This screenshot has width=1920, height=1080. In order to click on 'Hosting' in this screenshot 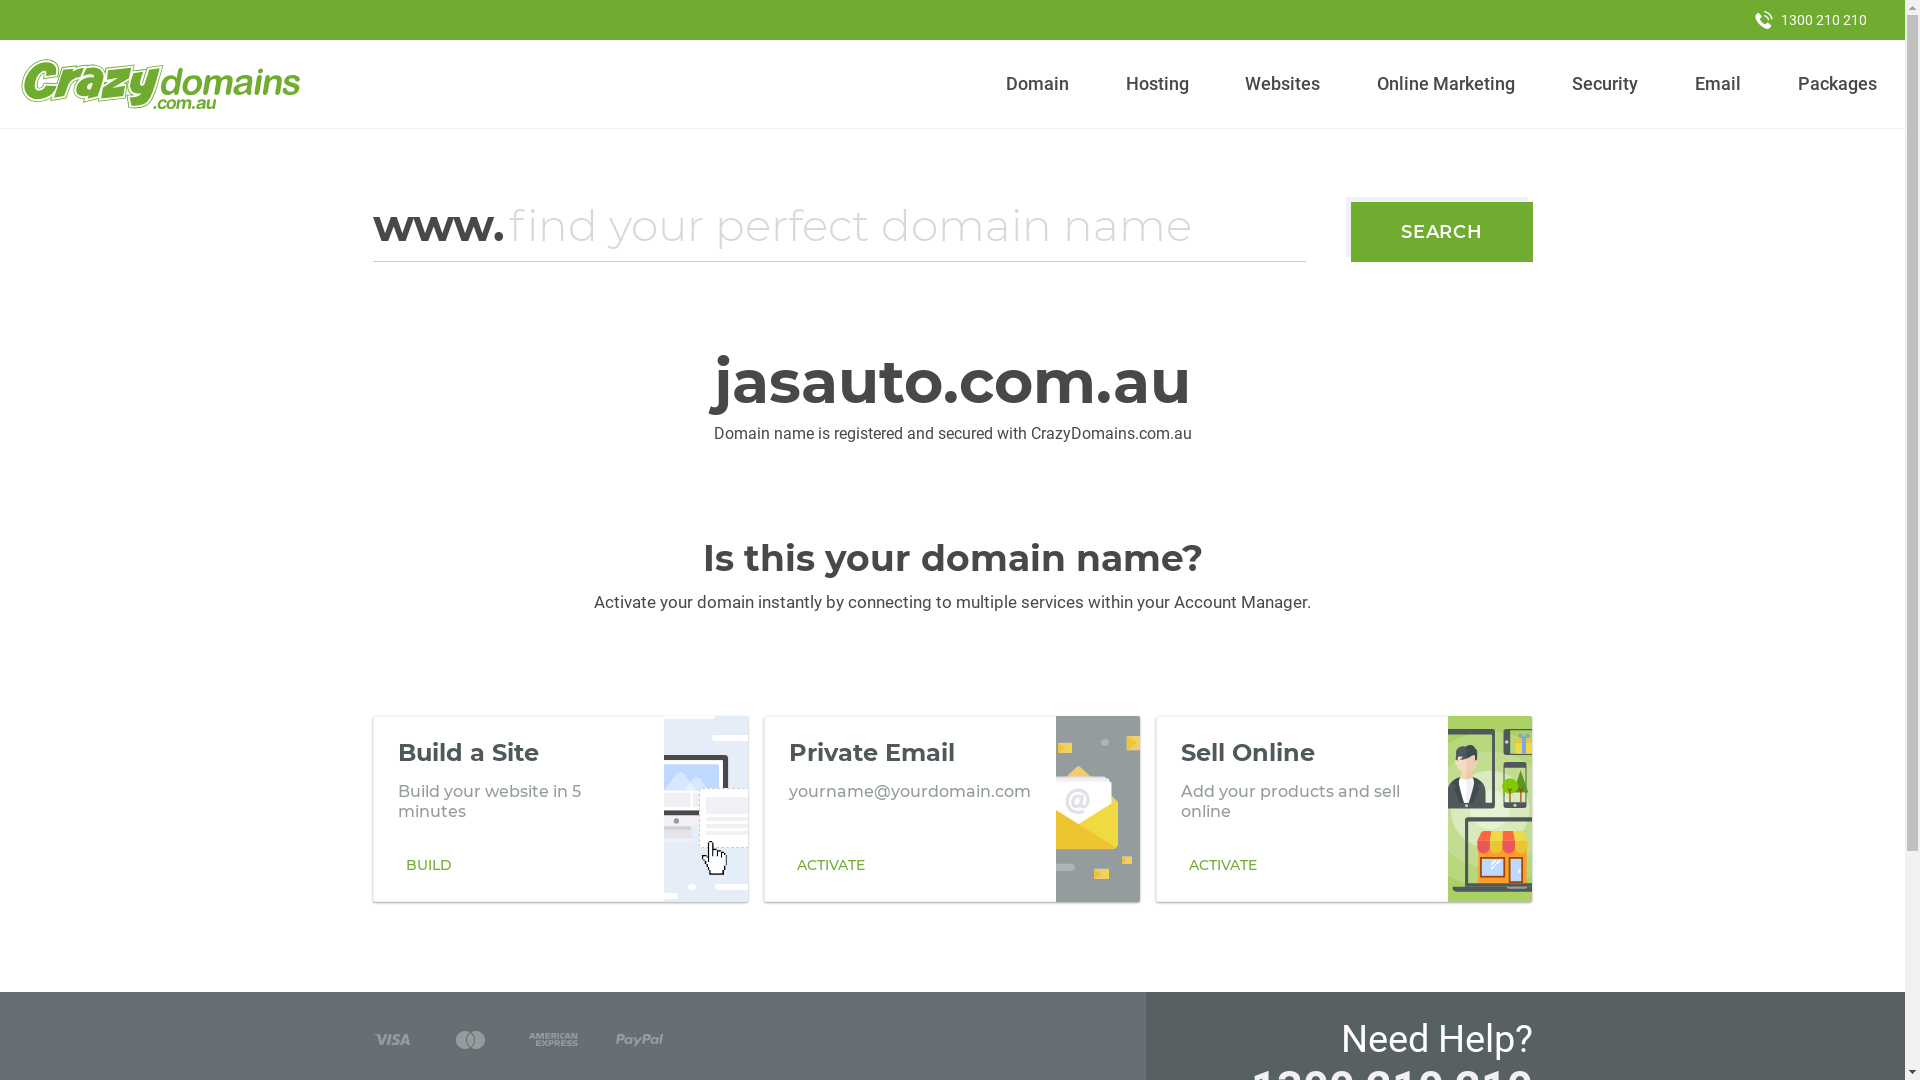, I will do `click(1156, 83)`.